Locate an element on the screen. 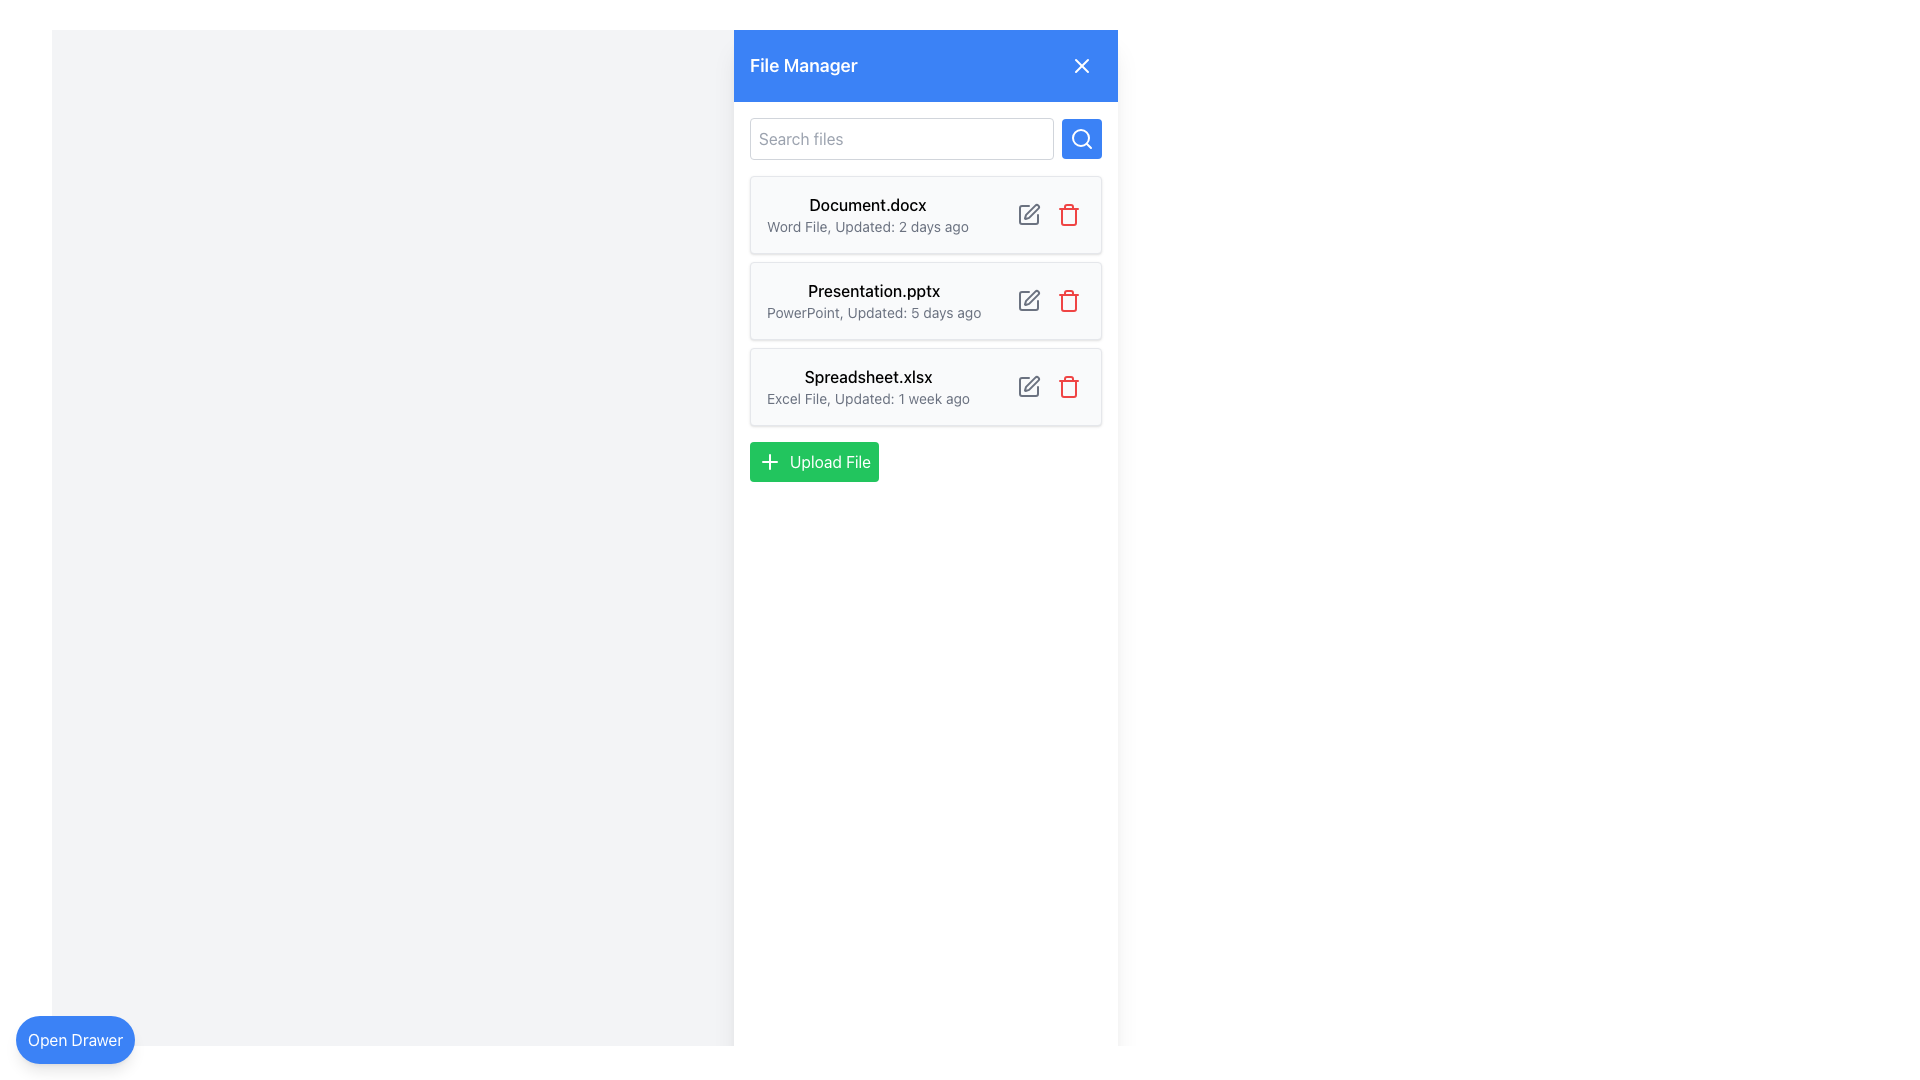 The width and height of the screenshot is (1920, 1080). the icon button located to the right of the 'Spreadsheet.xlsx' file entry in the 'File Manager' interface is located at coordinates (1028, 386).